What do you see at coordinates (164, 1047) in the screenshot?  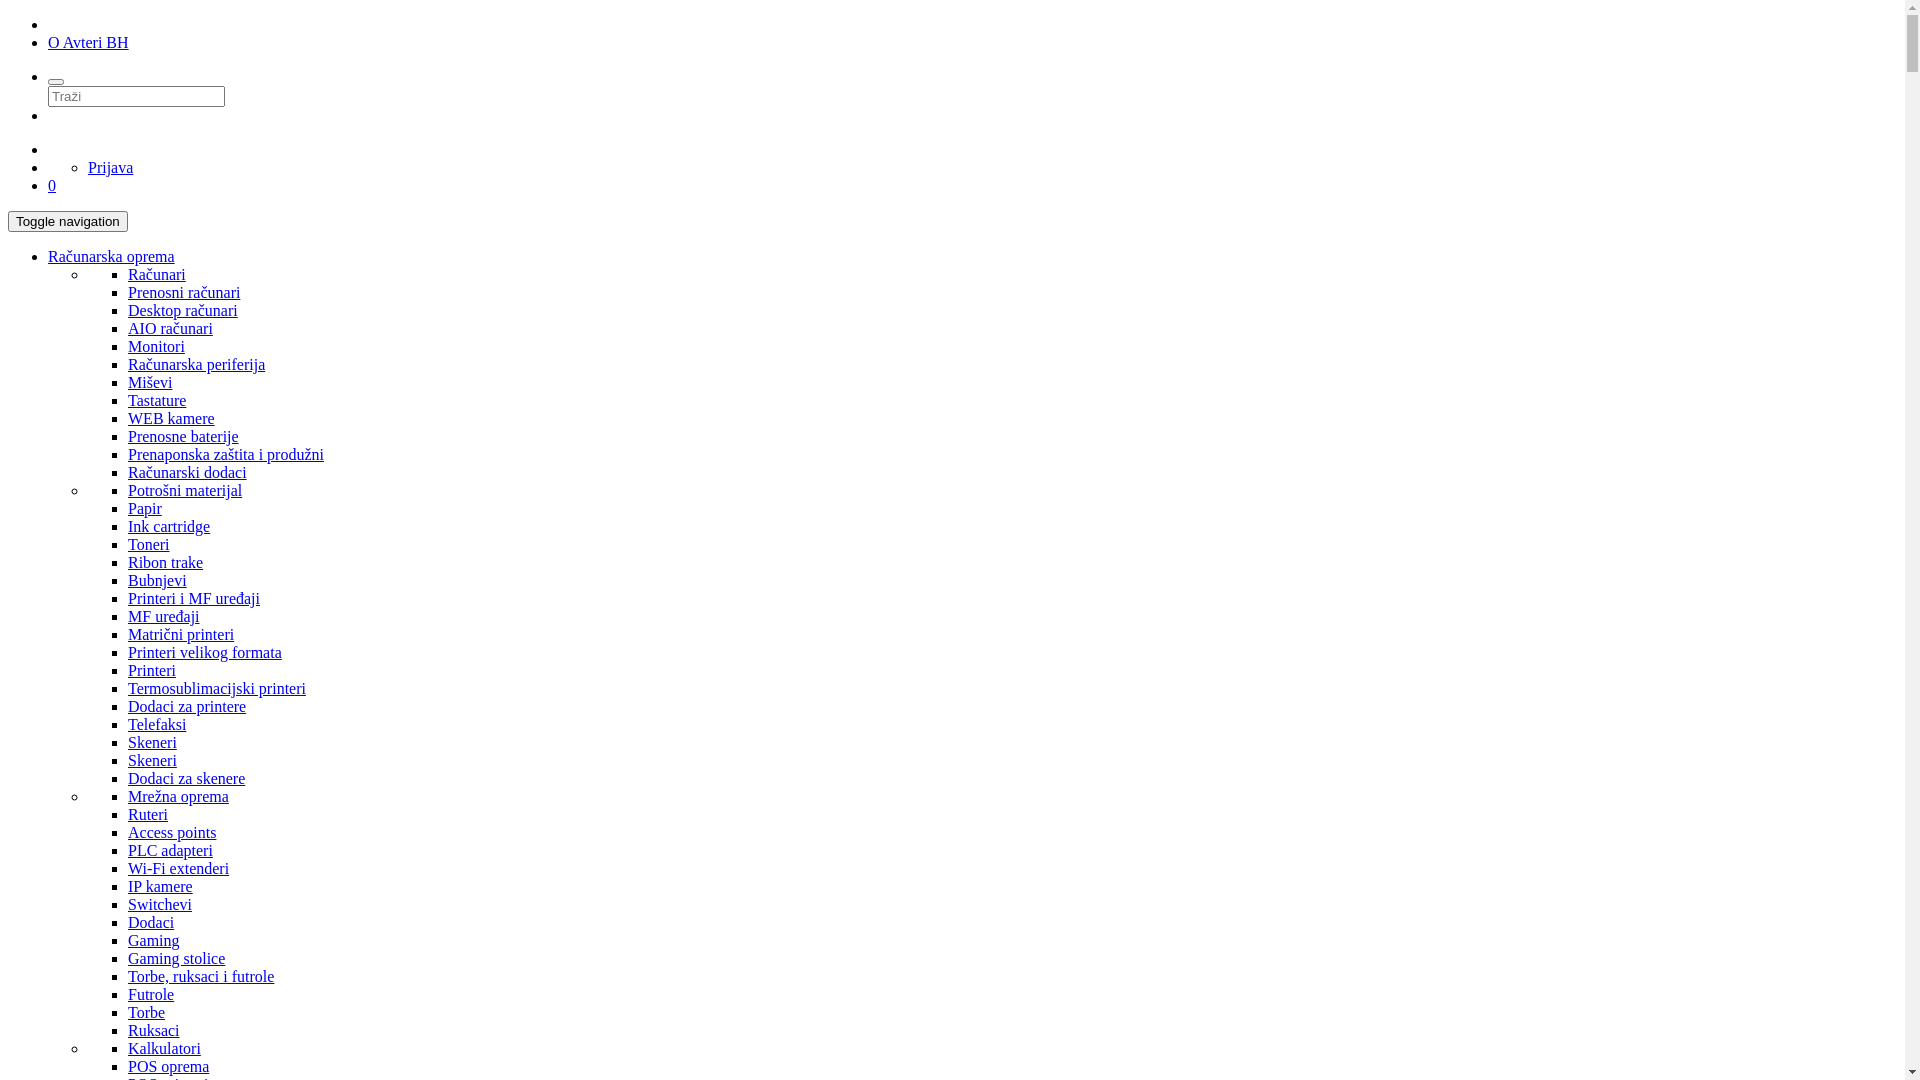 I see `'Kalkulatori'` at bounding box center [164, 1047].